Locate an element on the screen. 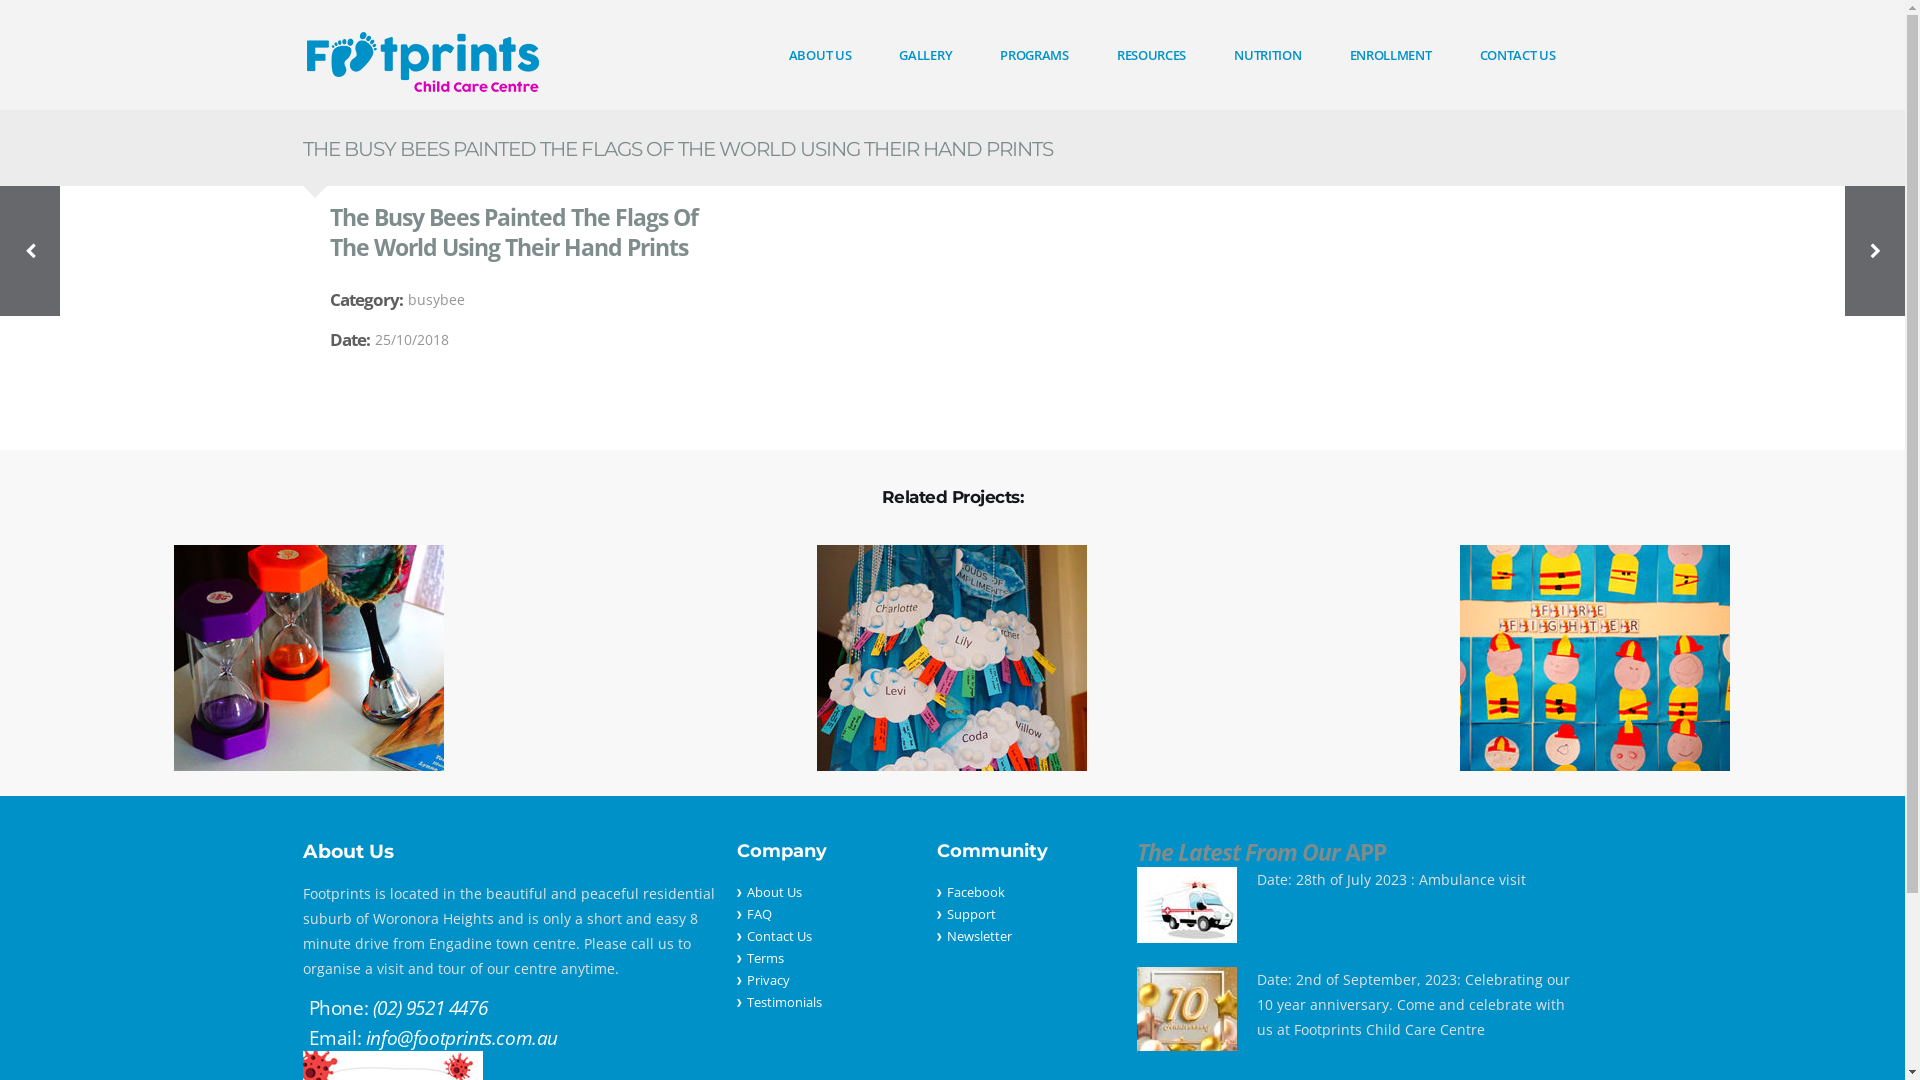 Image resolution: width=1920 pixels, height=1080 pixels. 'GALLERY' is located at coordinates (924, 53).